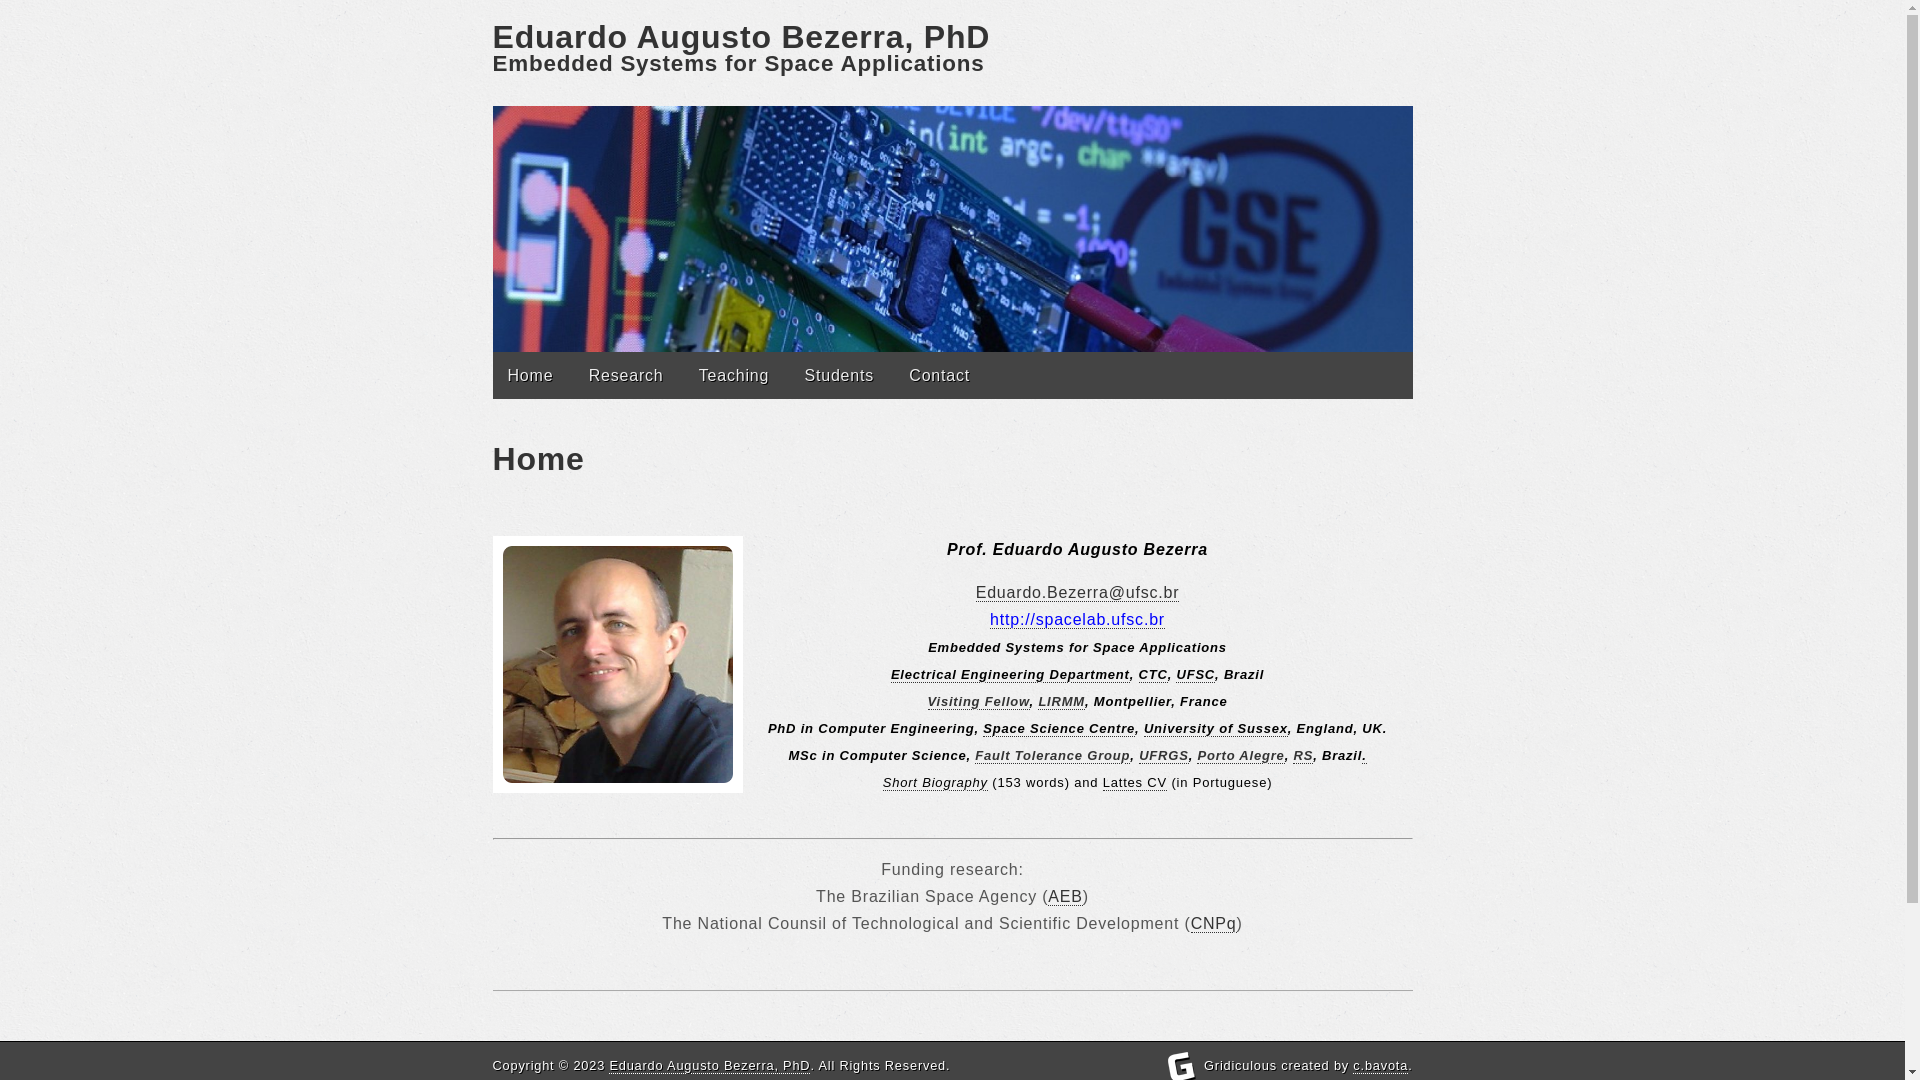 Image resolution: width=1920 pixels, height=1080 pixels. What do you see at coordinates (1190, 924) in the screenshot?
I see `'CNPq'` at bounding box center [1190, 924].